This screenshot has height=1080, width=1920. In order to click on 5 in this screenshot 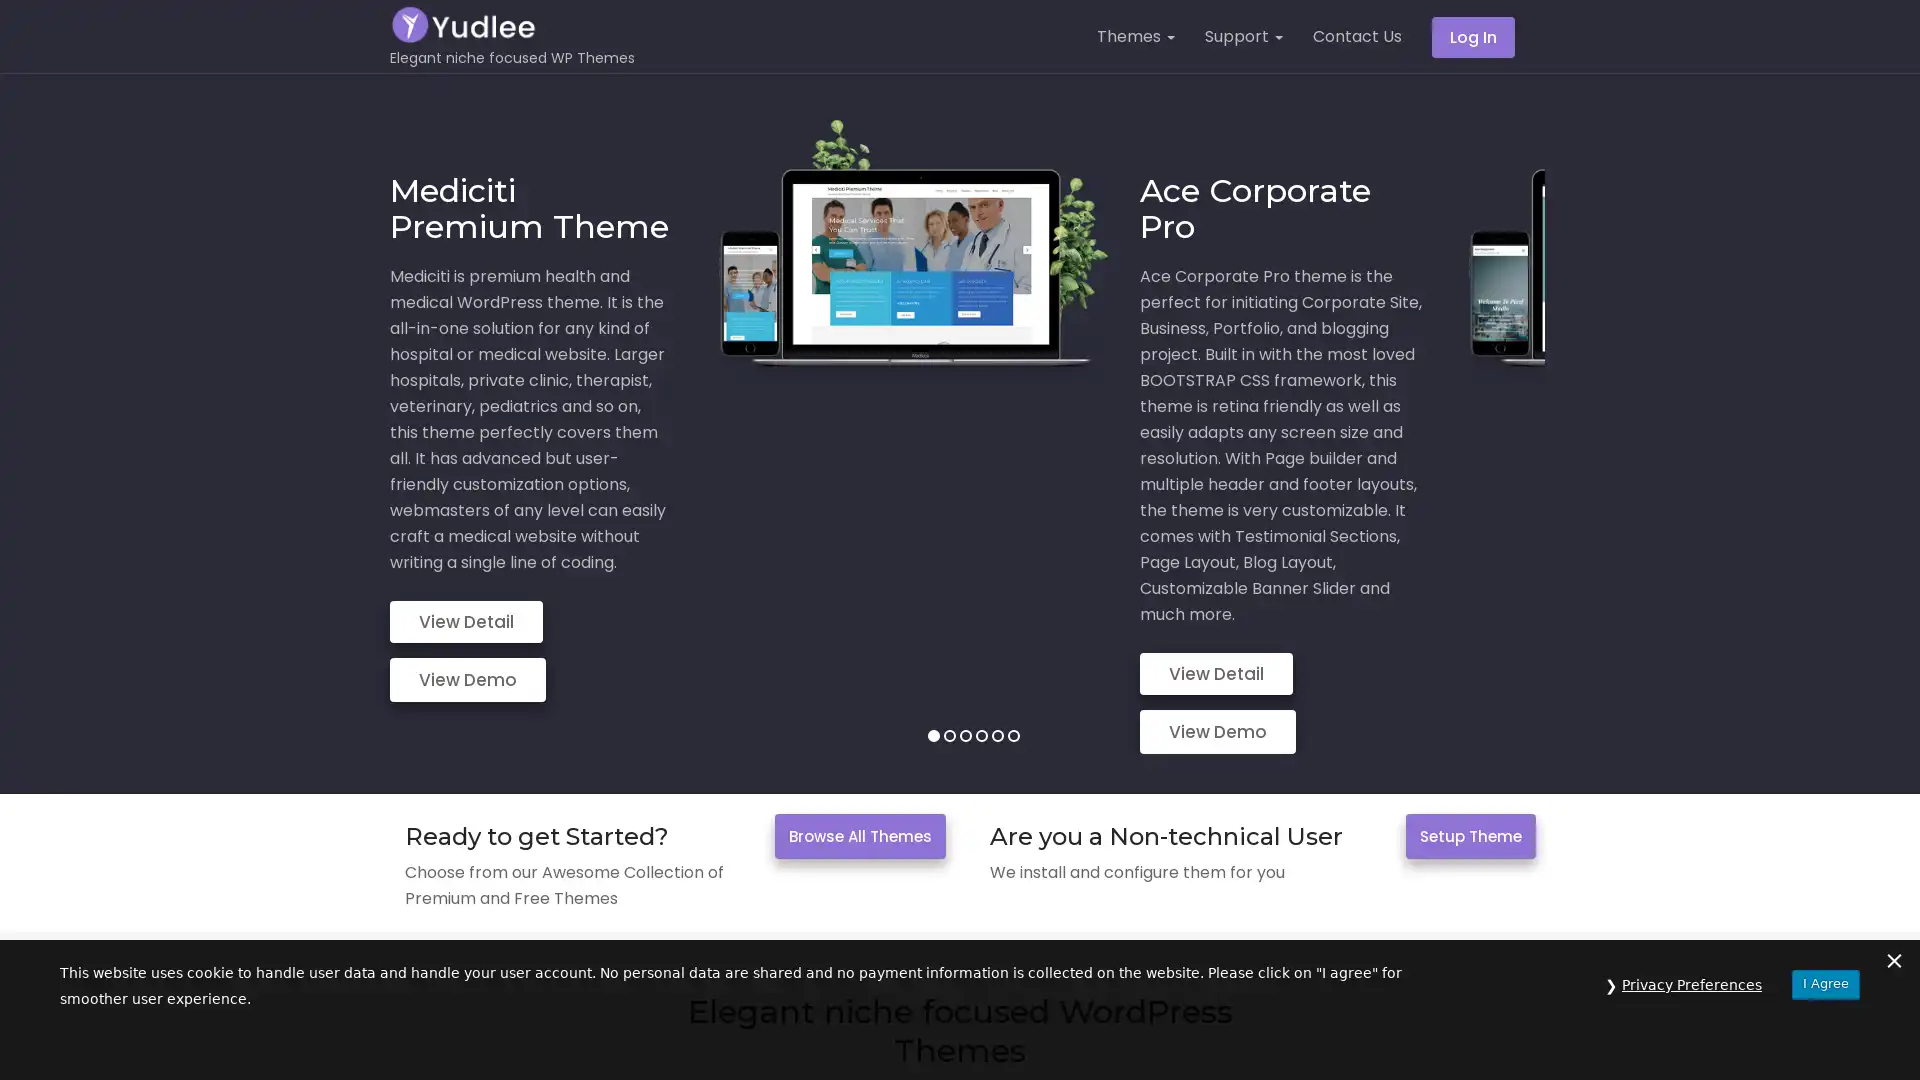, I will do `click(997, 595)`.